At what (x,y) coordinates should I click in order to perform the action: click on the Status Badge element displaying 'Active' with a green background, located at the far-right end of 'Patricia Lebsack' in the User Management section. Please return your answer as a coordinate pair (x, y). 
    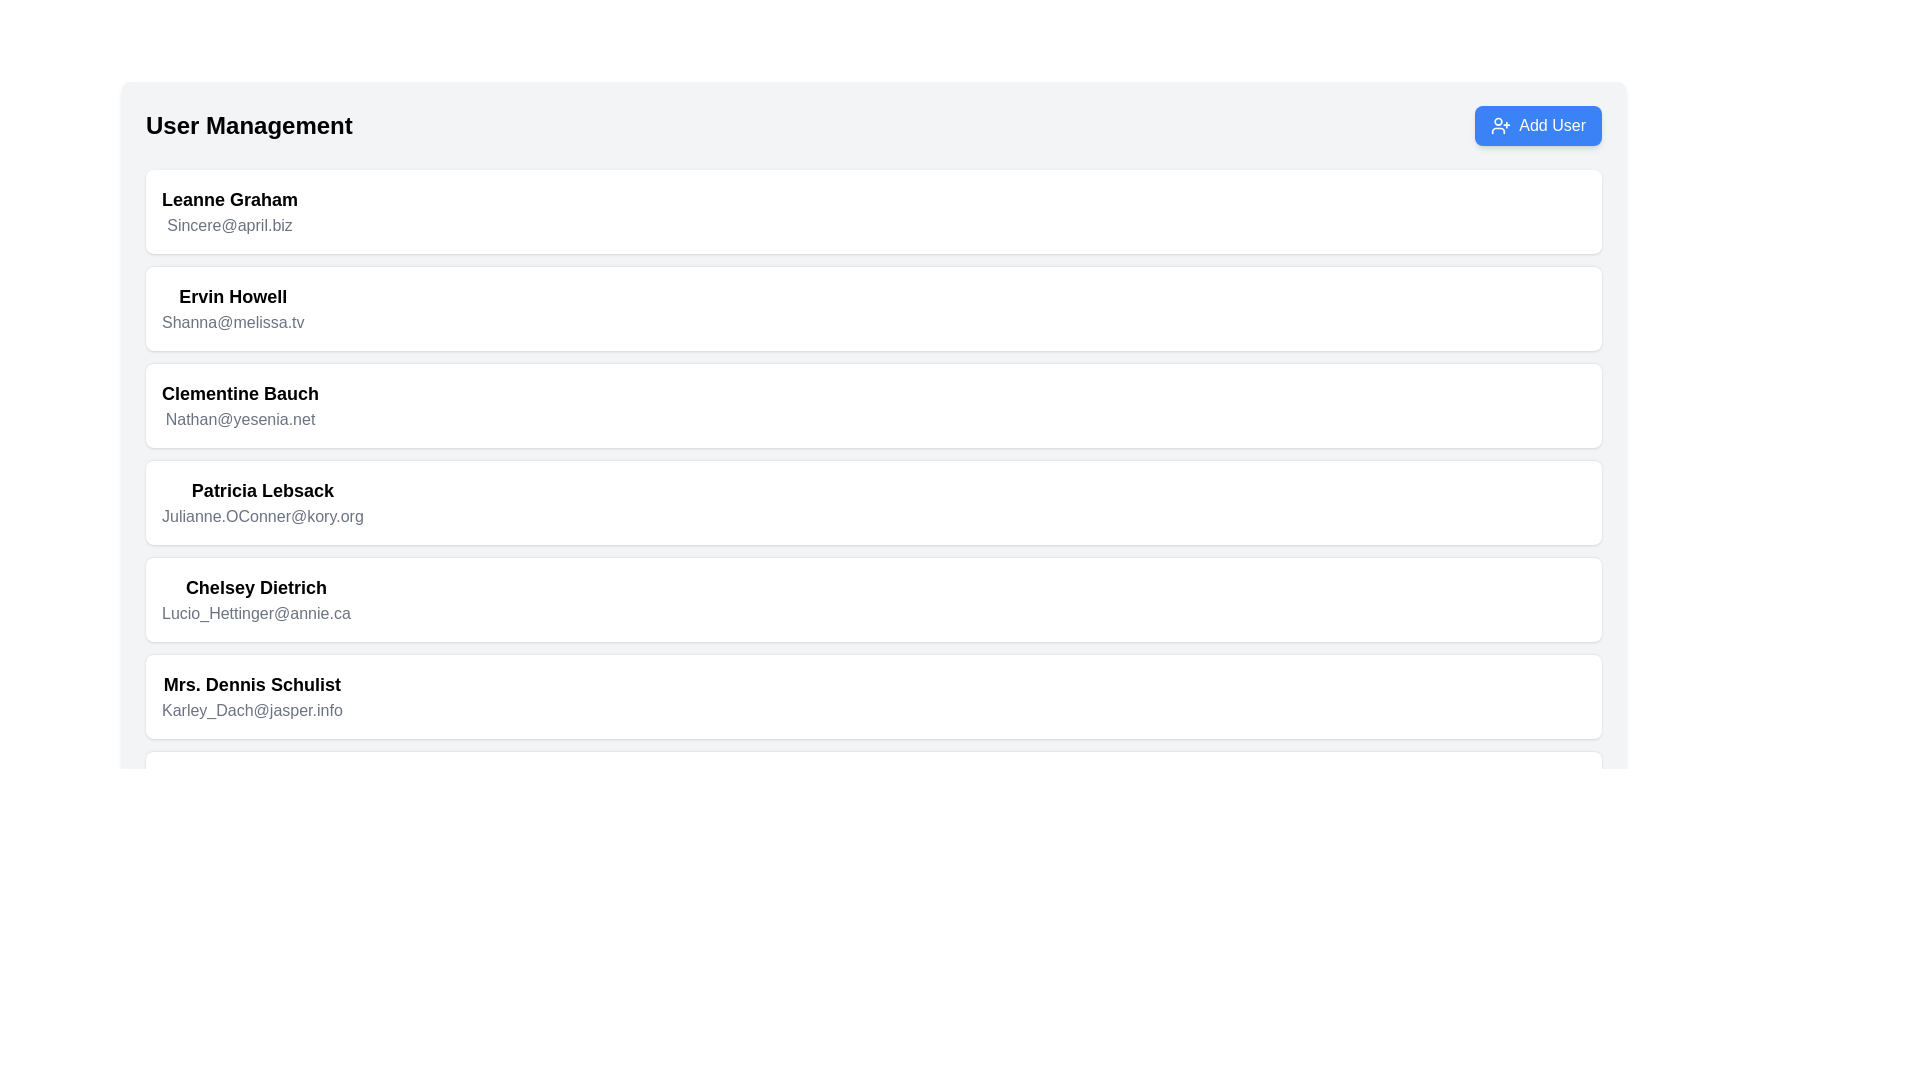
    Looking at the image, I should click on (1554, 501).